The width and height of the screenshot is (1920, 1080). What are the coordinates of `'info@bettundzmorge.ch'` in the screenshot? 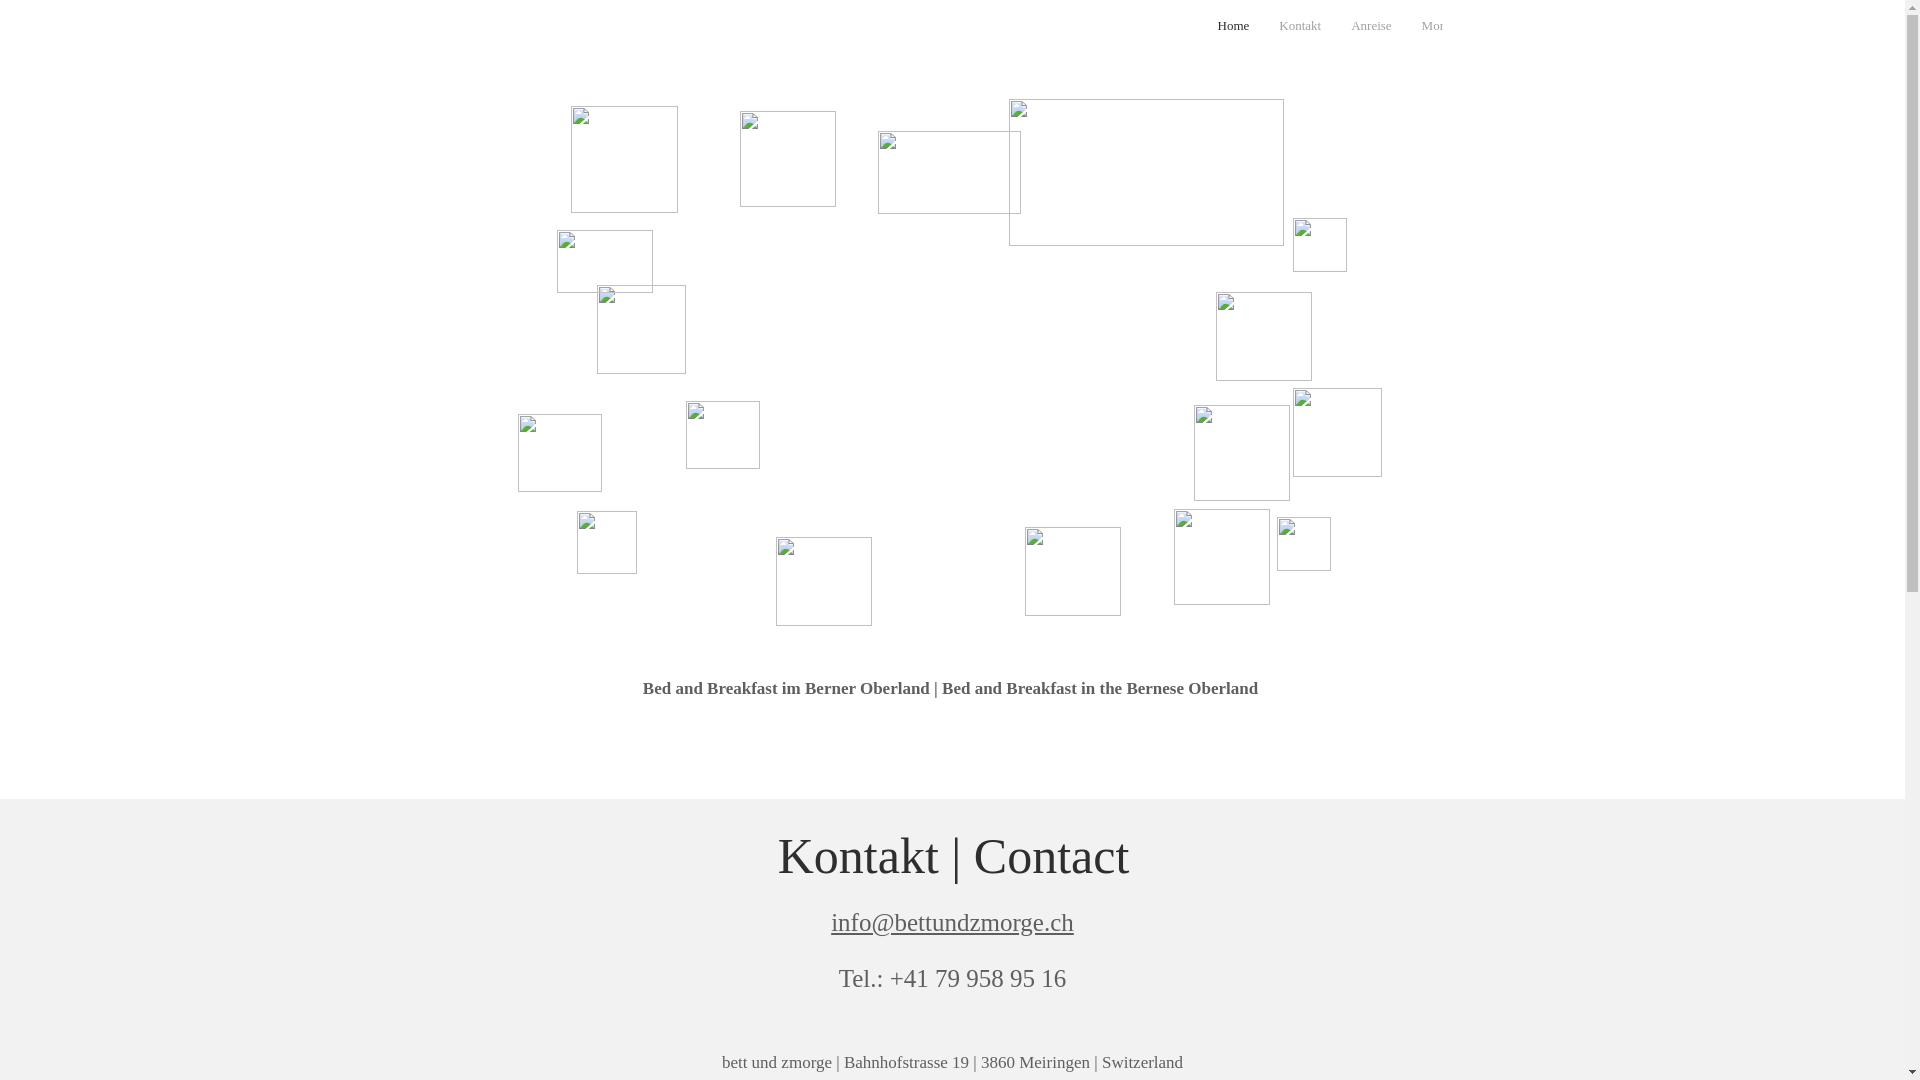 It's located at (951, 922).